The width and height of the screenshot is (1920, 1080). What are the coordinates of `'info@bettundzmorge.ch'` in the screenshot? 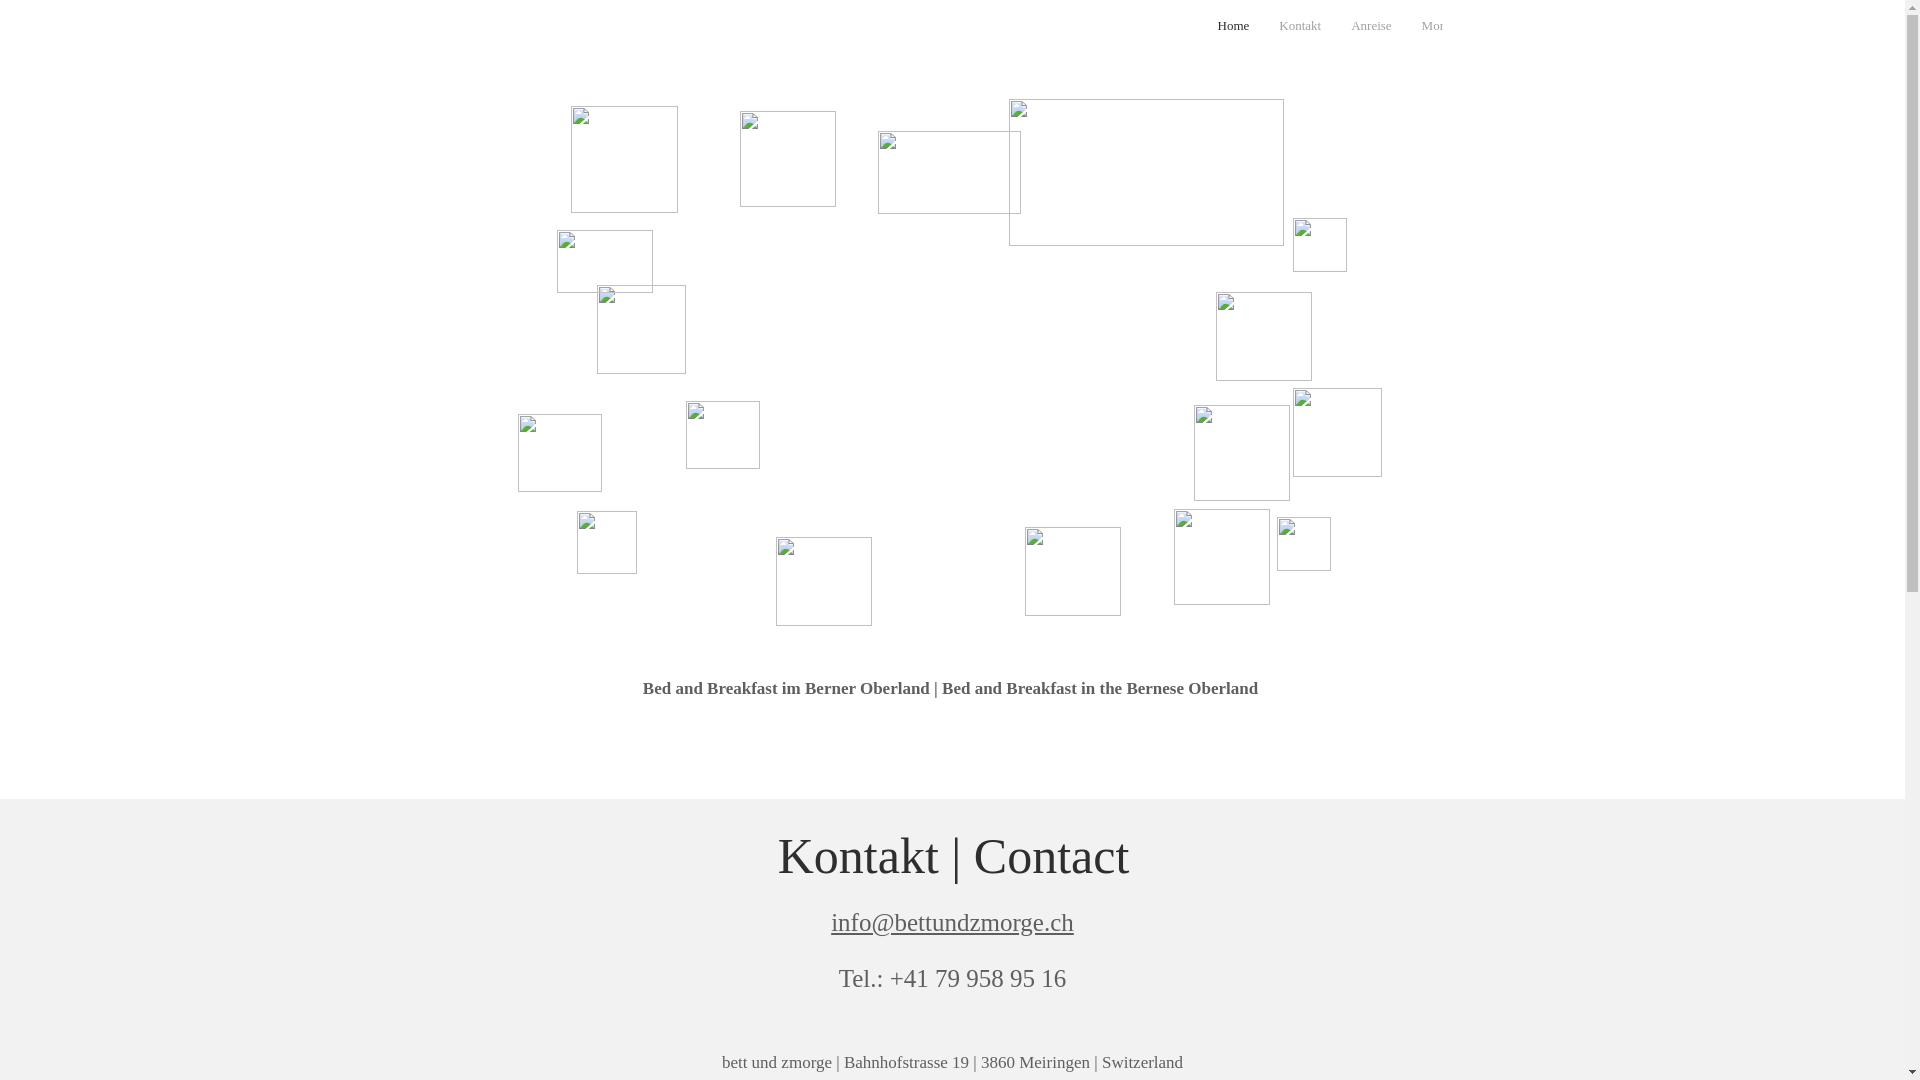 It's located at (951, 922).